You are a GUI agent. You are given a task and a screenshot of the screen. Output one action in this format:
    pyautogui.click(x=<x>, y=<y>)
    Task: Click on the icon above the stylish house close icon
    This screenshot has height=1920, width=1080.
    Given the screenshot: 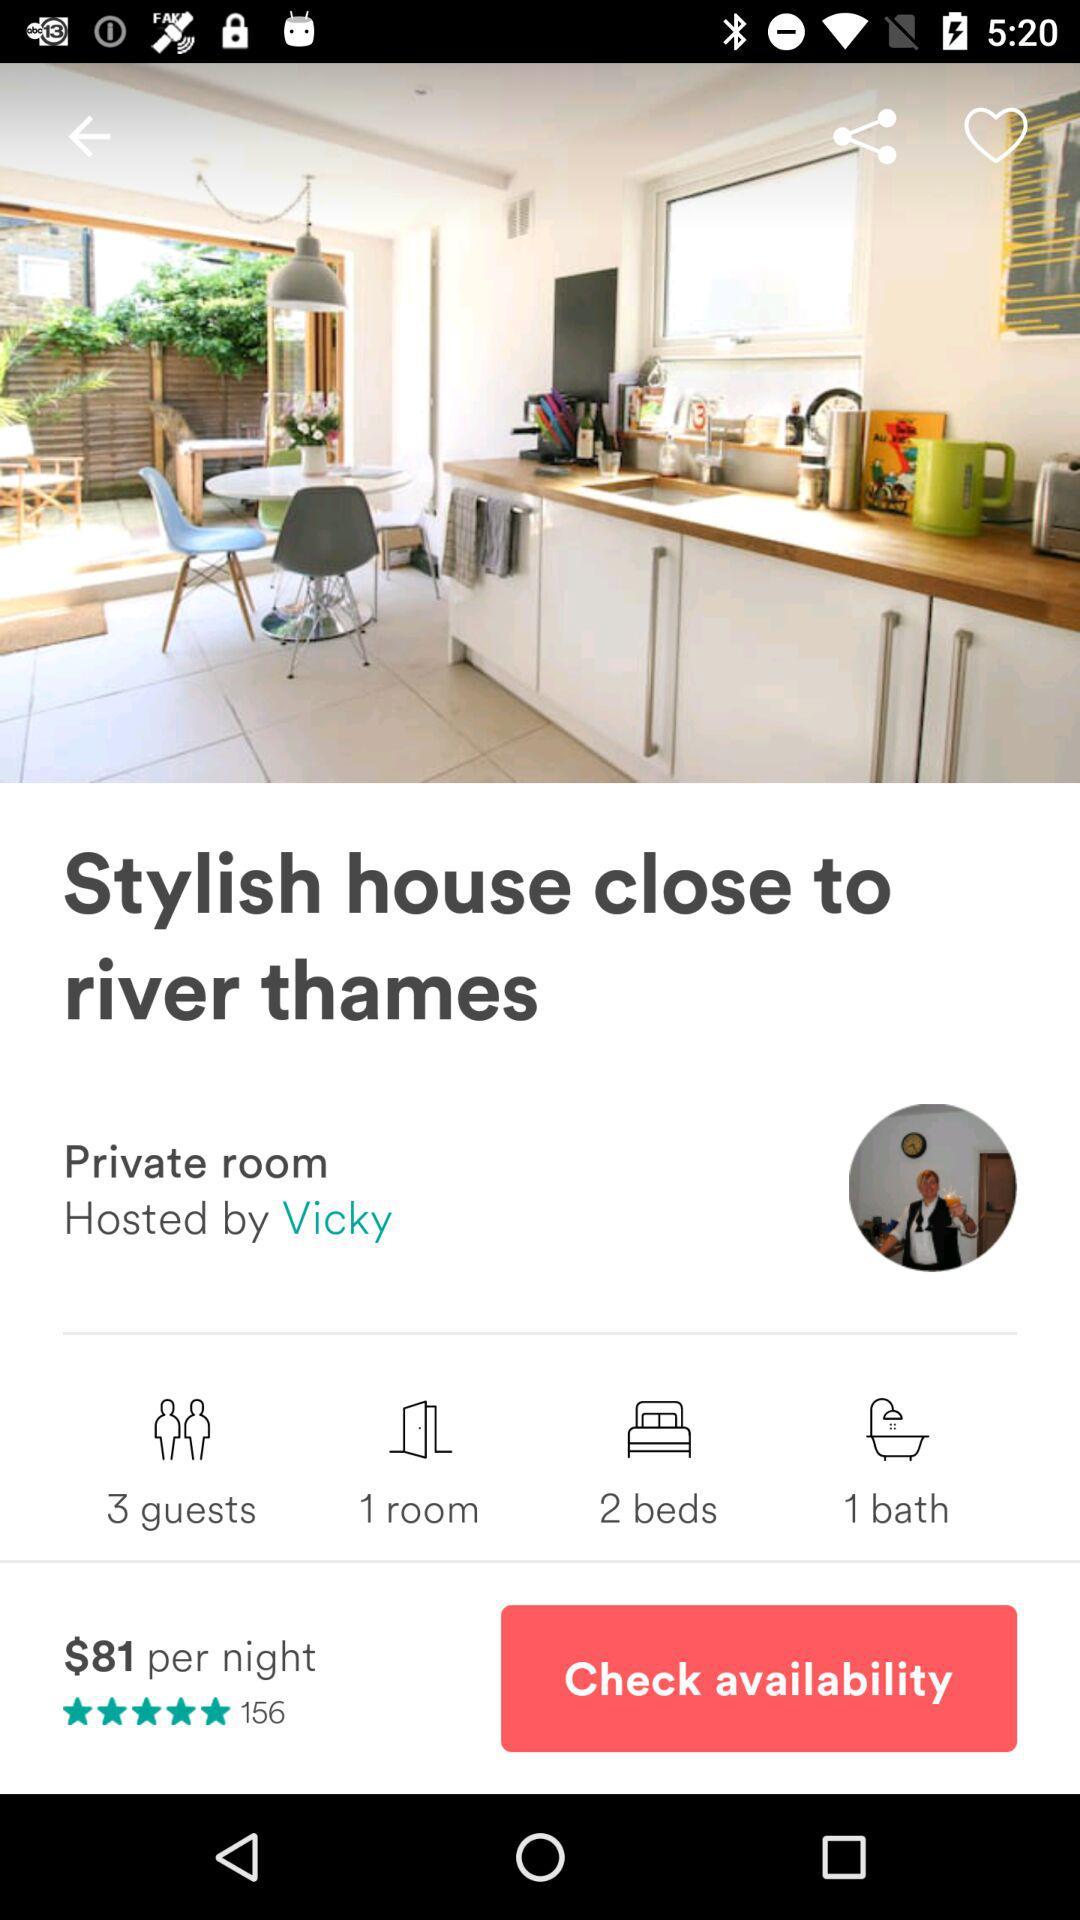 What is the action you would take?
    pyautogui.click(x=88, y=135)
    